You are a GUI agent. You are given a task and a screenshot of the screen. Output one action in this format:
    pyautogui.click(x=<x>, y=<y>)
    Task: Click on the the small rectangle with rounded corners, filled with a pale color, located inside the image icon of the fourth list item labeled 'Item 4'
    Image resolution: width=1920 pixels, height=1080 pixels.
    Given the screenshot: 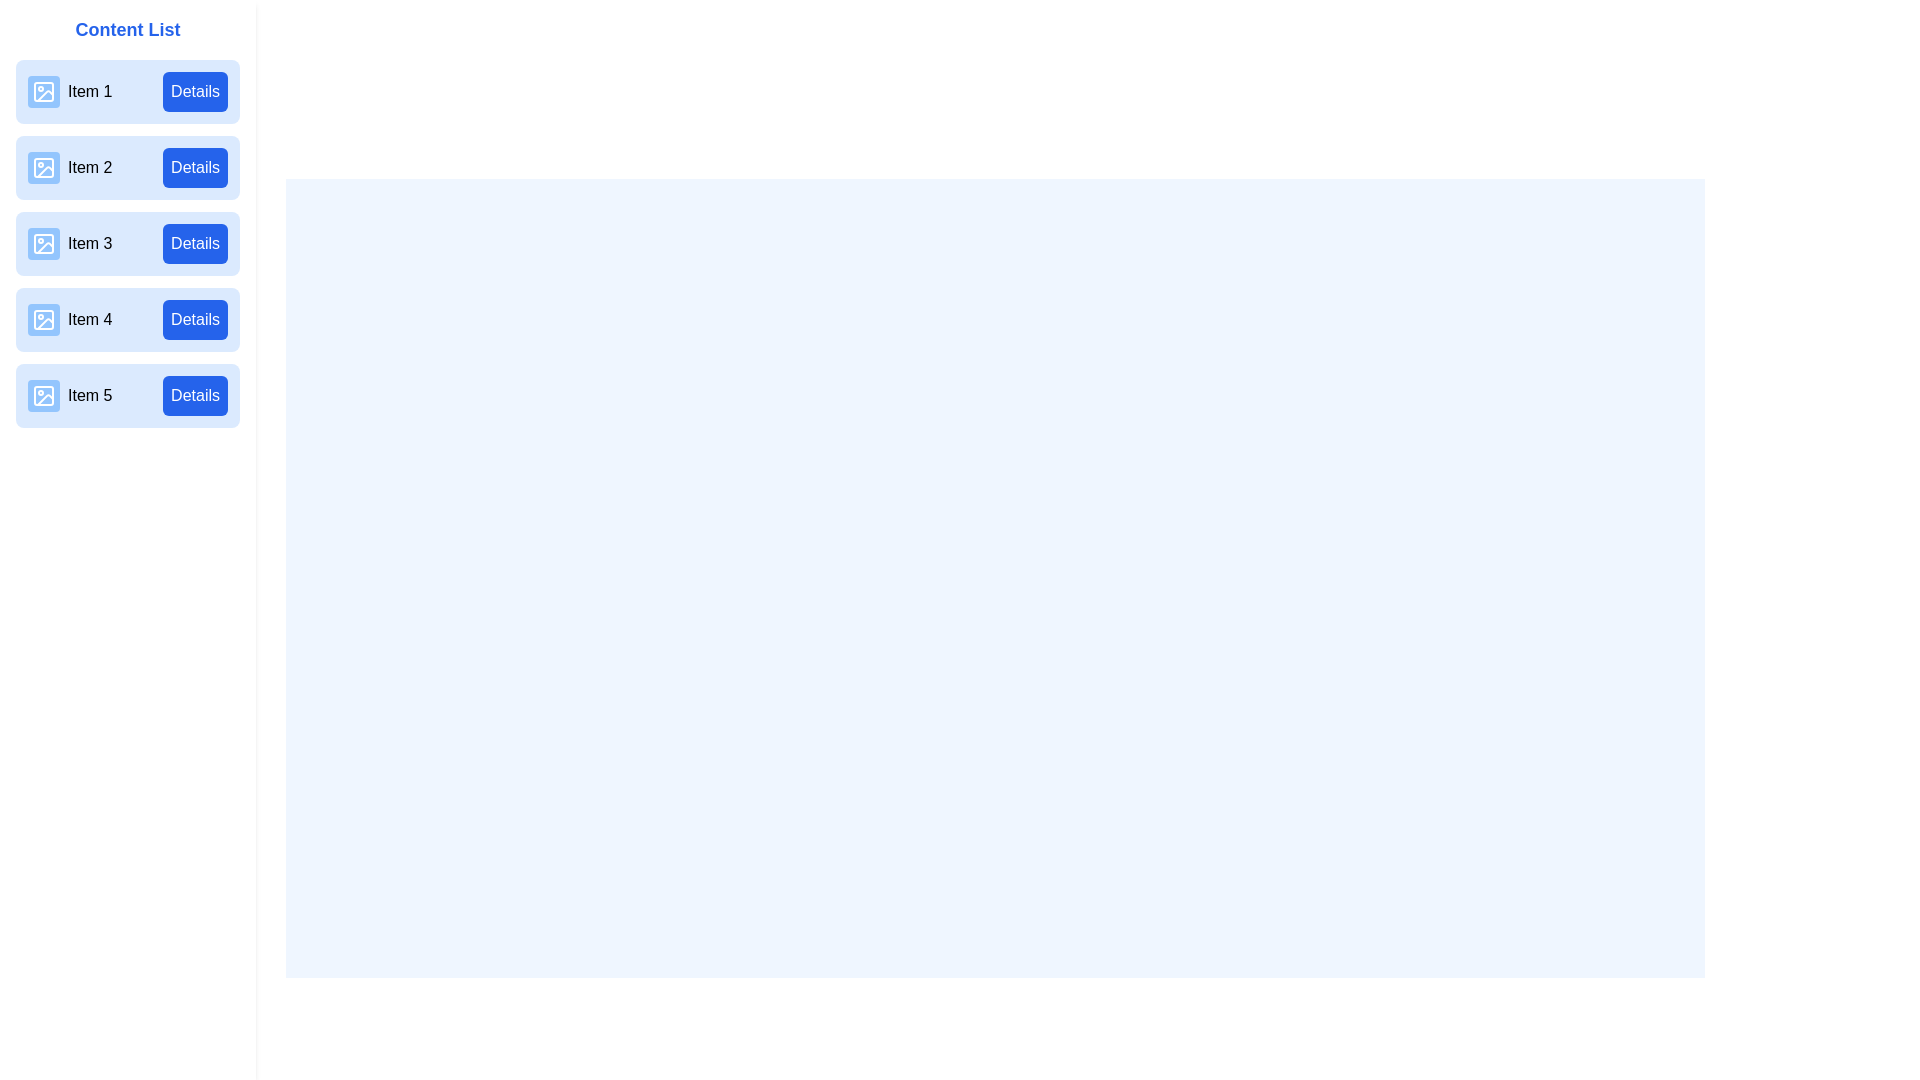 What is the action you would take?
    pyautogui.click(x=43, y=319)
    